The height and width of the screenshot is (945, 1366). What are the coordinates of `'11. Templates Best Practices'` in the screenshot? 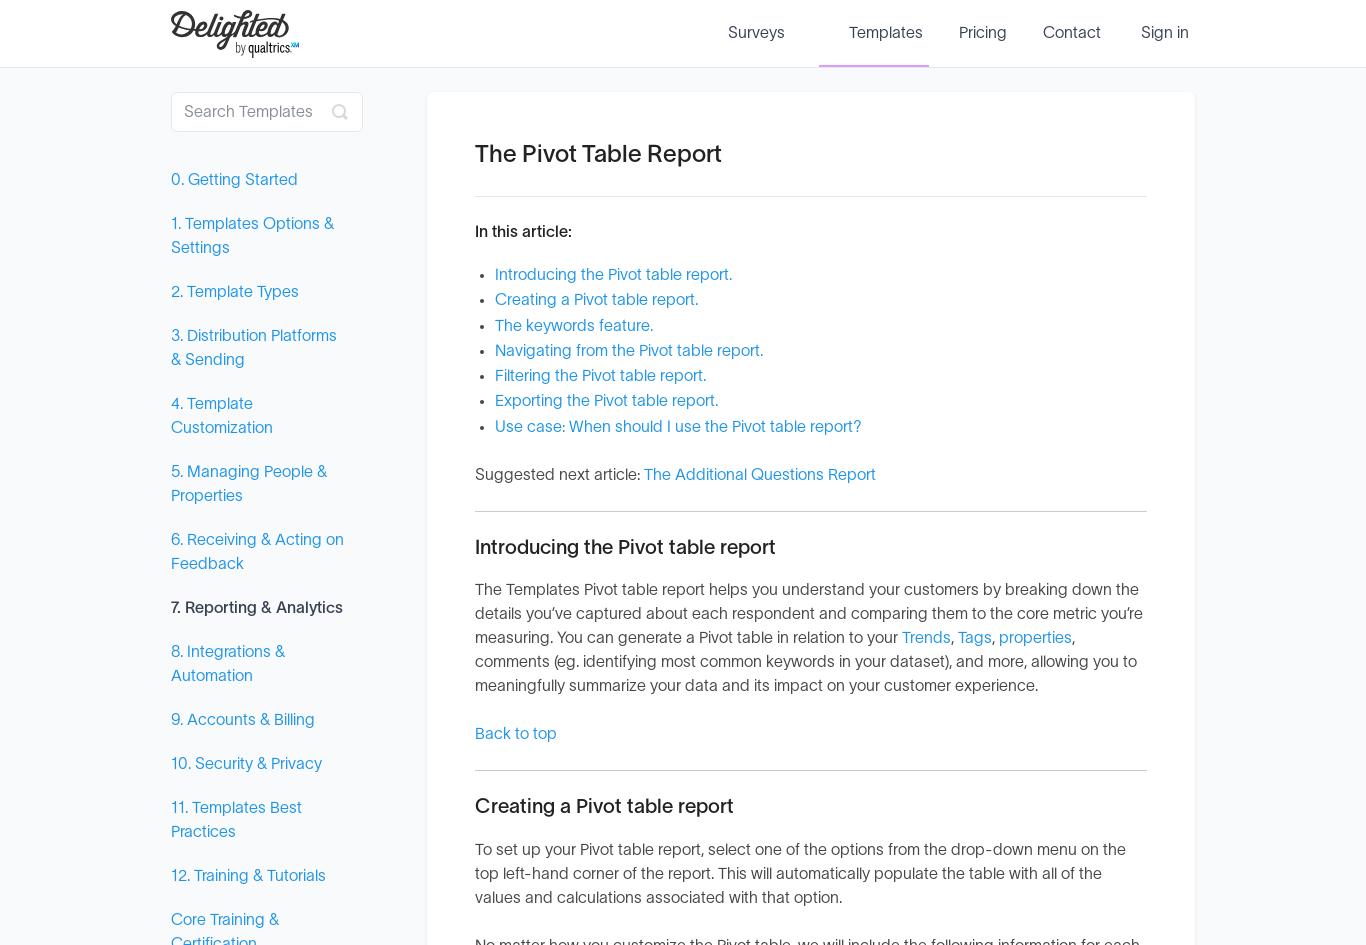 It's located at (236, 819).